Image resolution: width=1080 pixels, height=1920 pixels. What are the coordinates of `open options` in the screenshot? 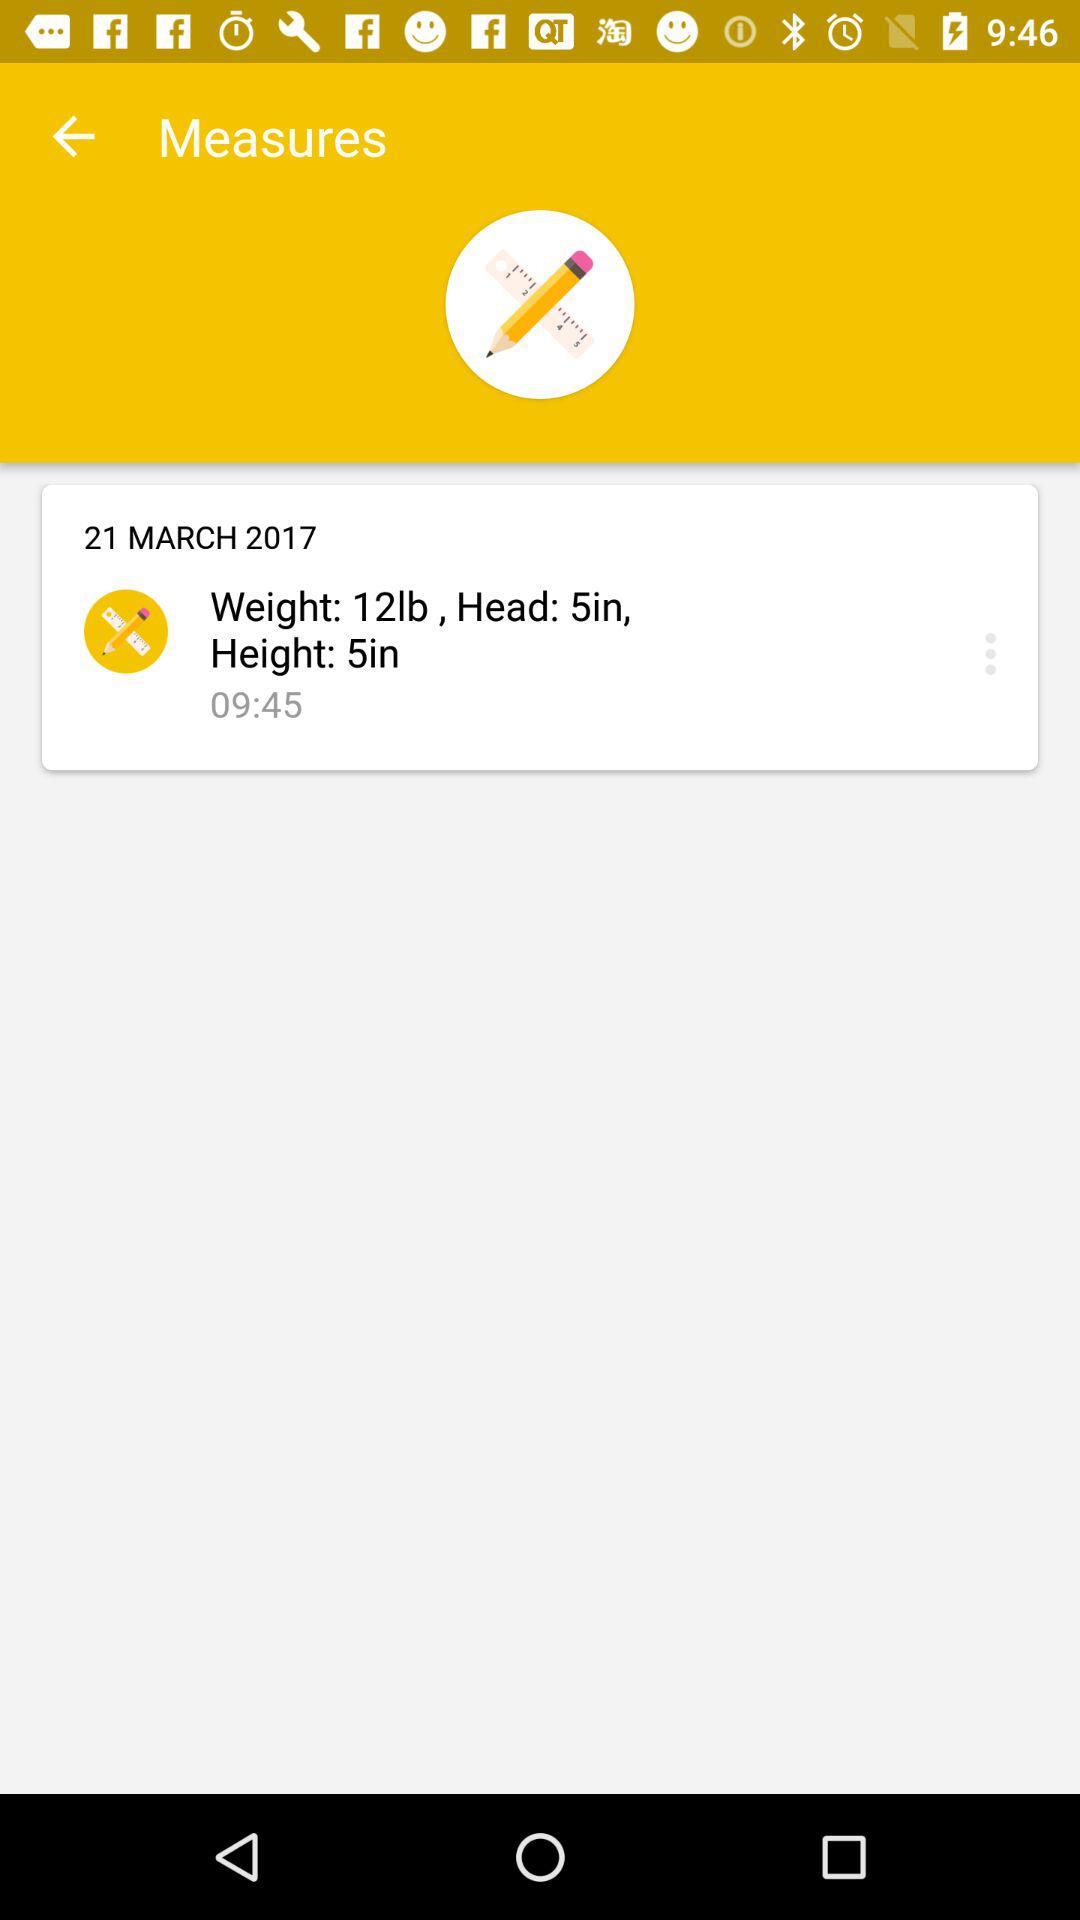 It's located at (995, 653).